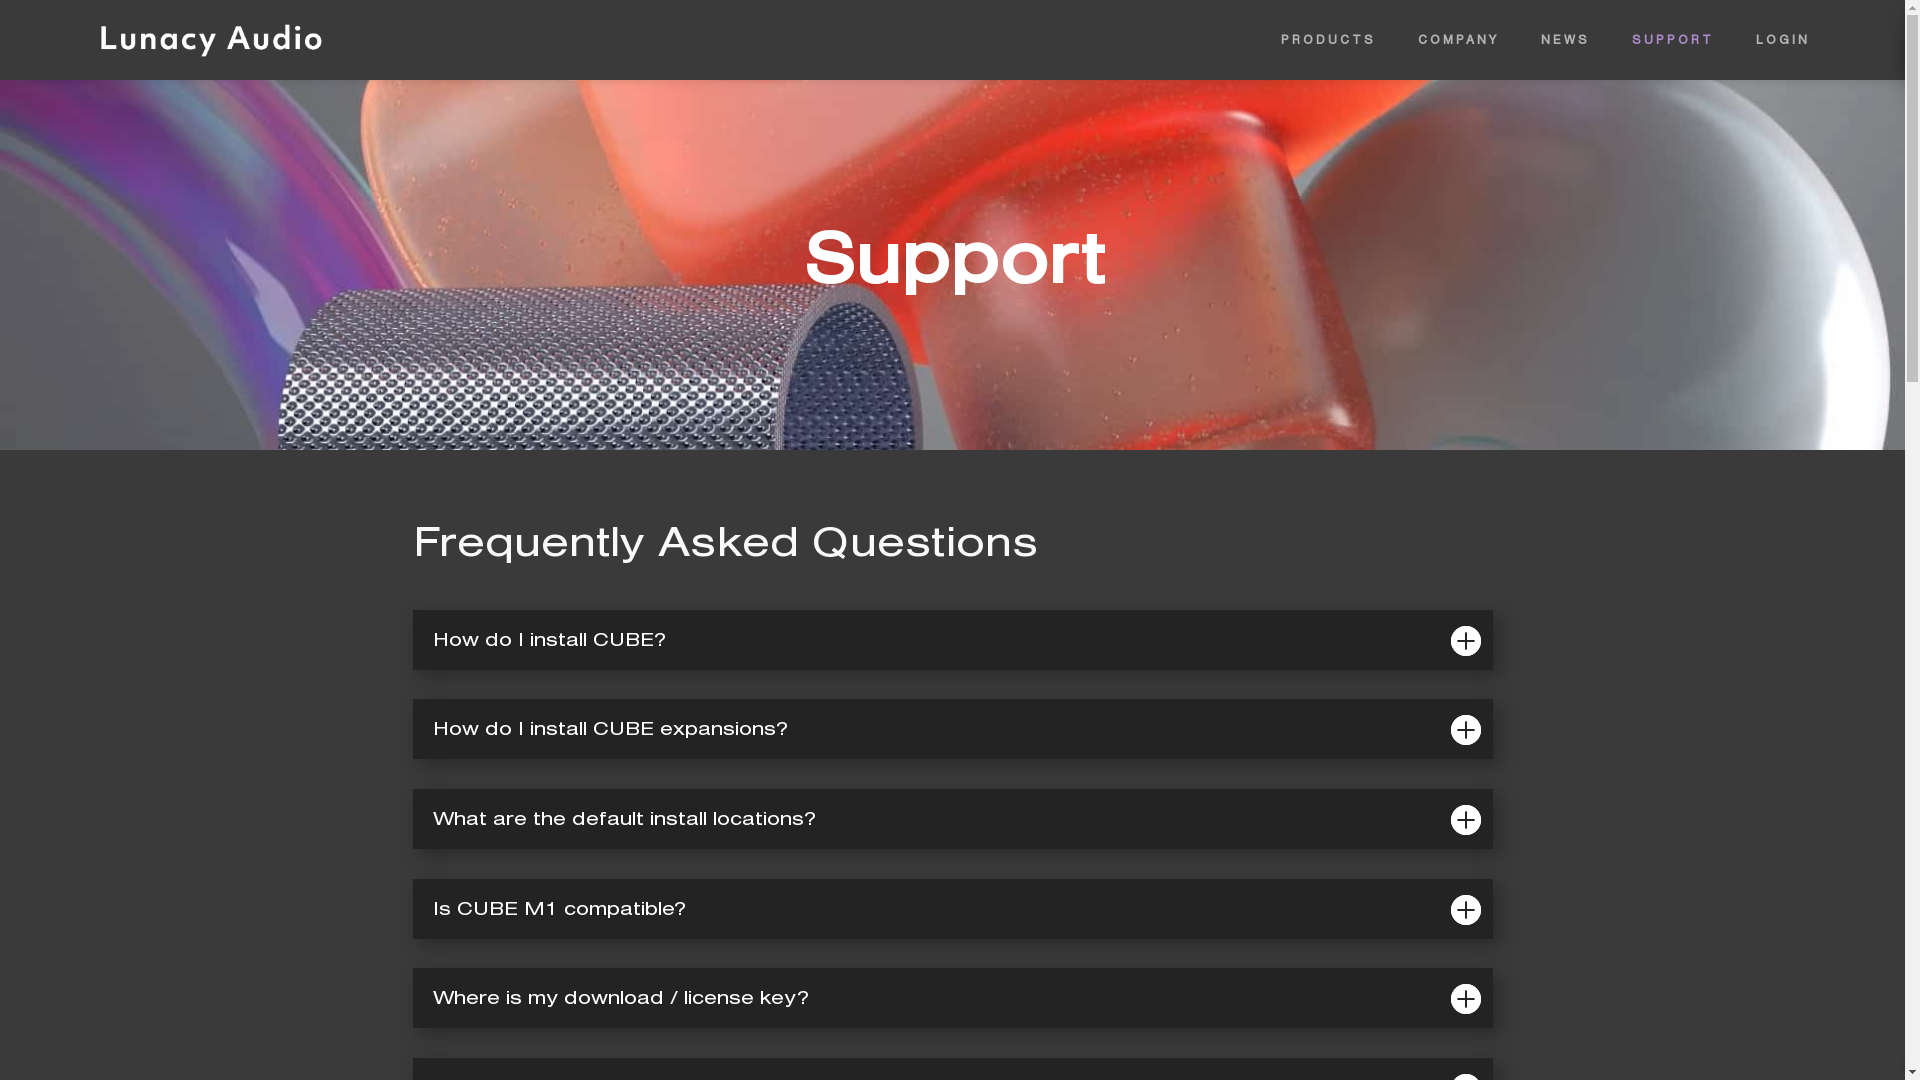 The height and width of the screenshot is (1080, 1920). Describe the element at coordinates (1328, 39) in the screenshot. I see `'PRODUCTS'` at that location.